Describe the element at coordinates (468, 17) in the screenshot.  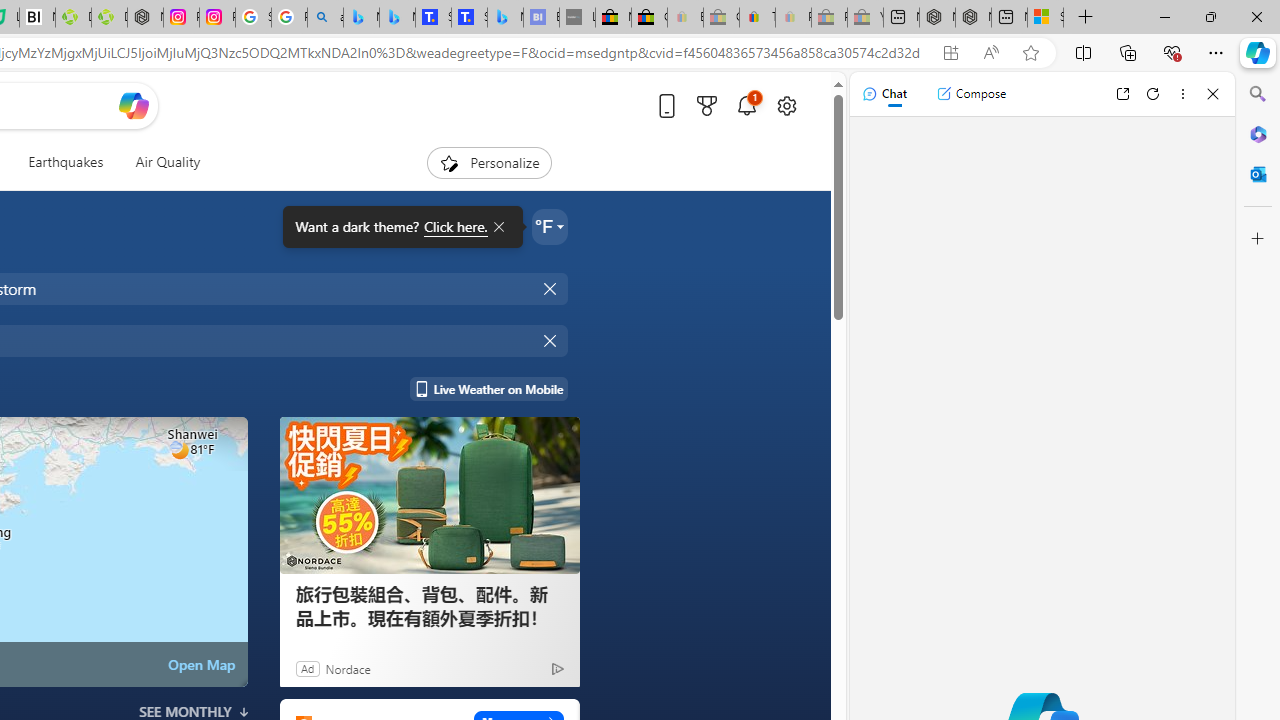
I see `'Shangri-La Bangkok, Hotel reviews and Room rates'` at that location.